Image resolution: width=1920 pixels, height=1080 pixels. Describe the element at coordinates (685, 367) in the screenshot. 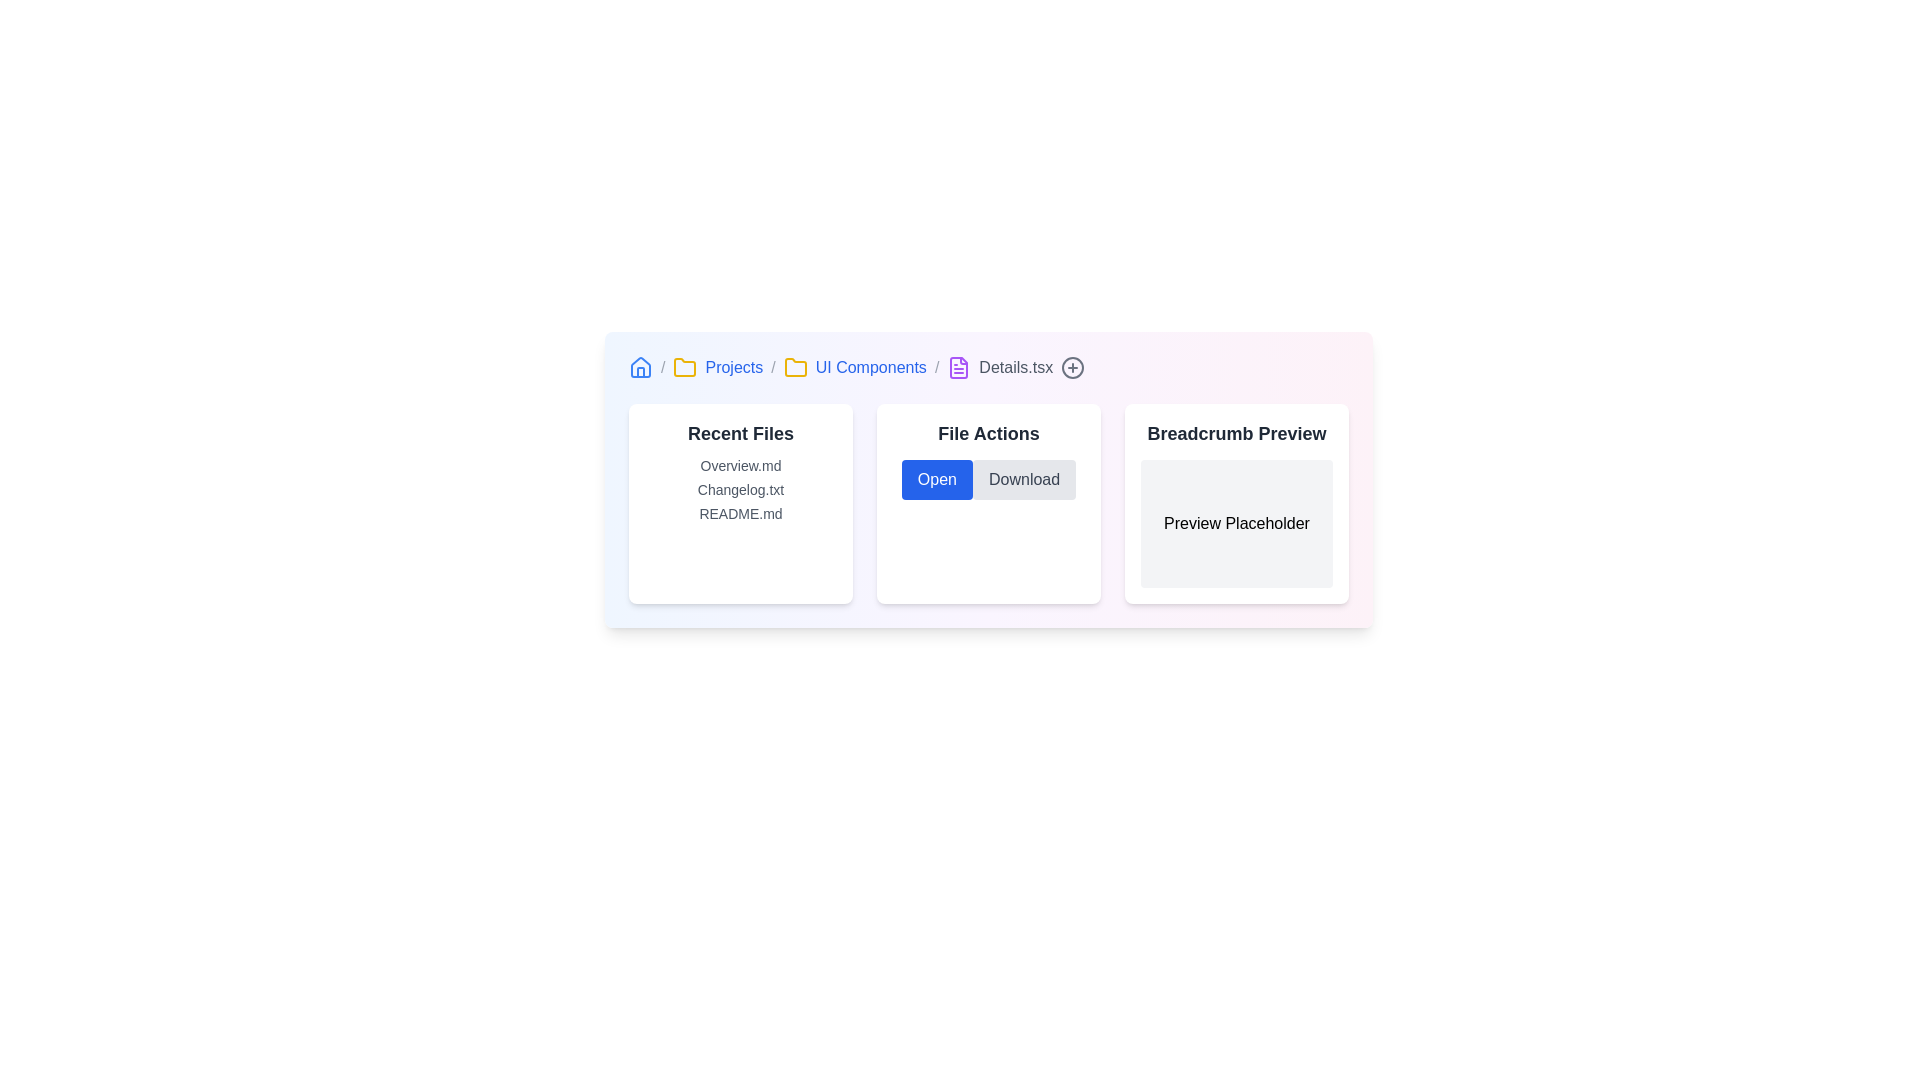

I see `the folder icon in the breadcrumb navigation bar, which is the second icon from the left and located next to the 'Projects' label` at that location.